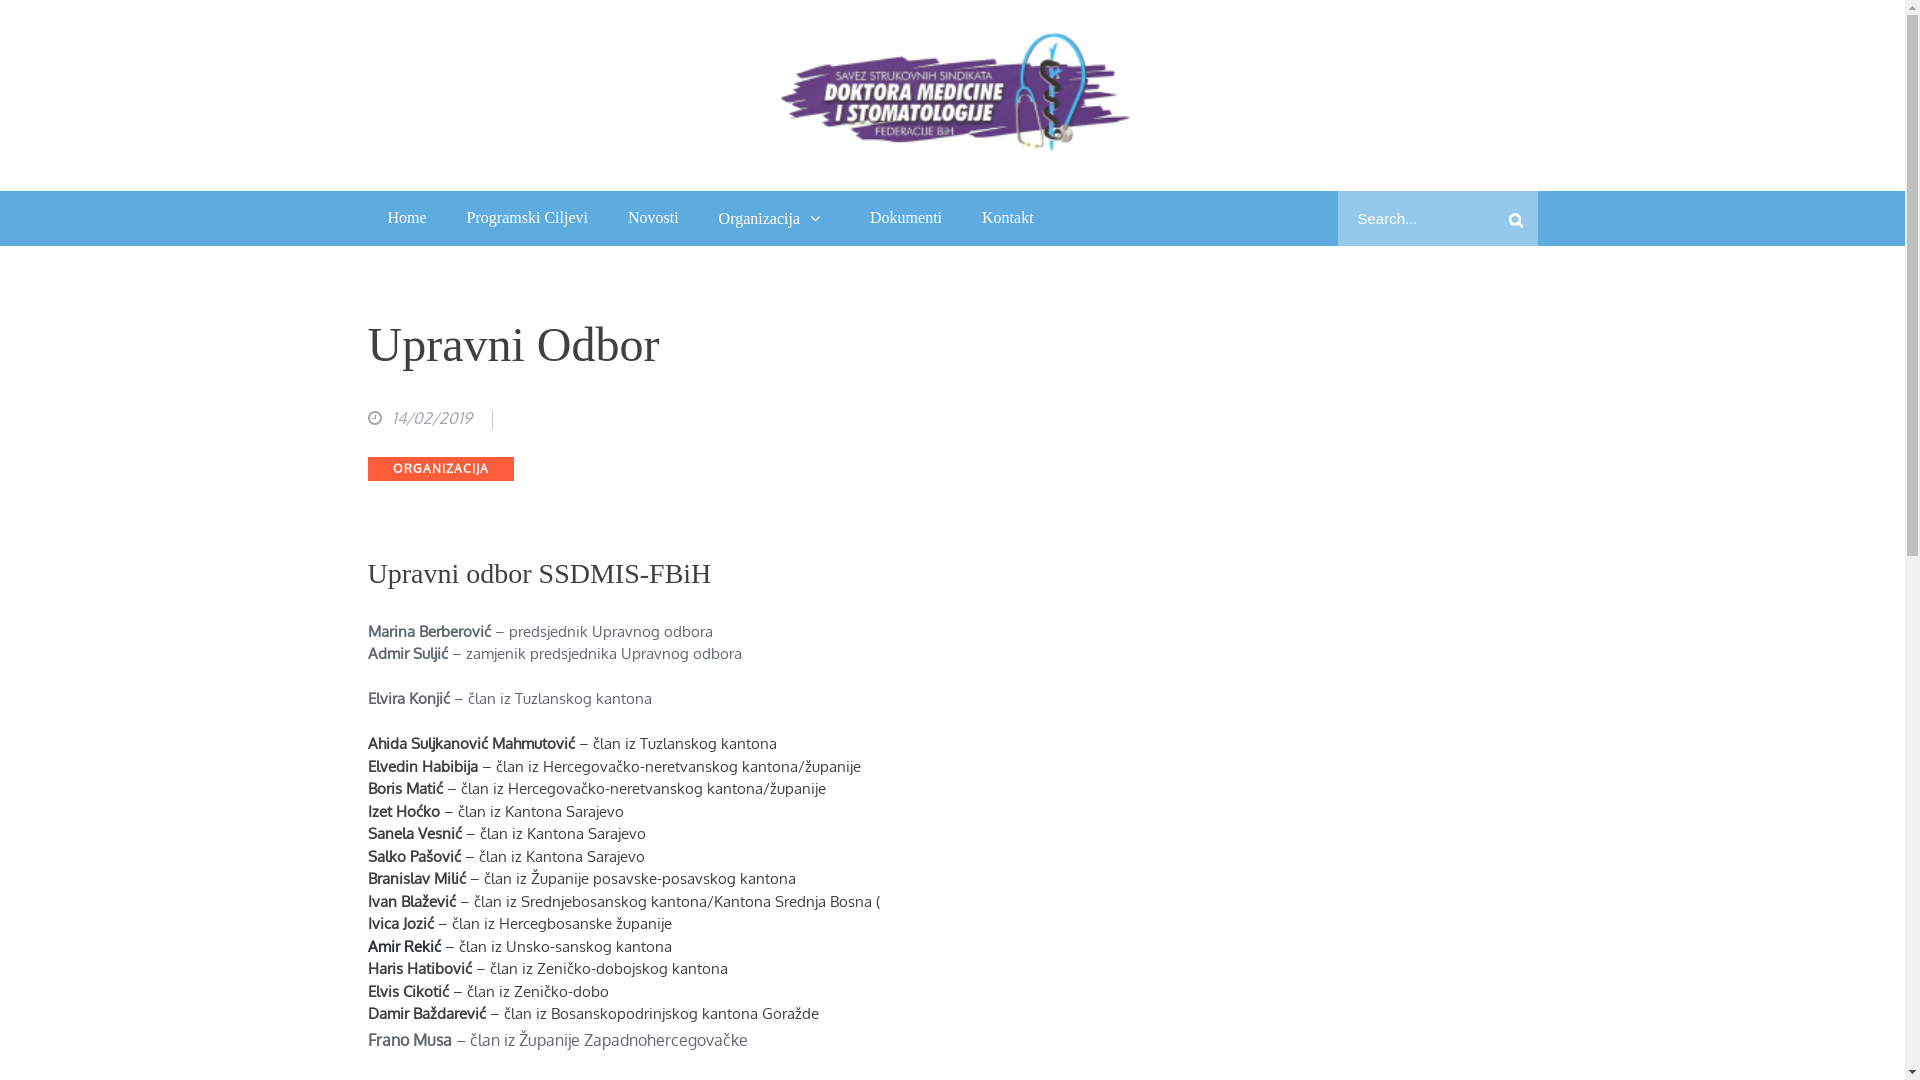 This screenshot has width=1920, height=1080. What do you see at coordinates (1516, 218) in the screenshot?
I see `'Search'` at bounding box center [1516, 218].